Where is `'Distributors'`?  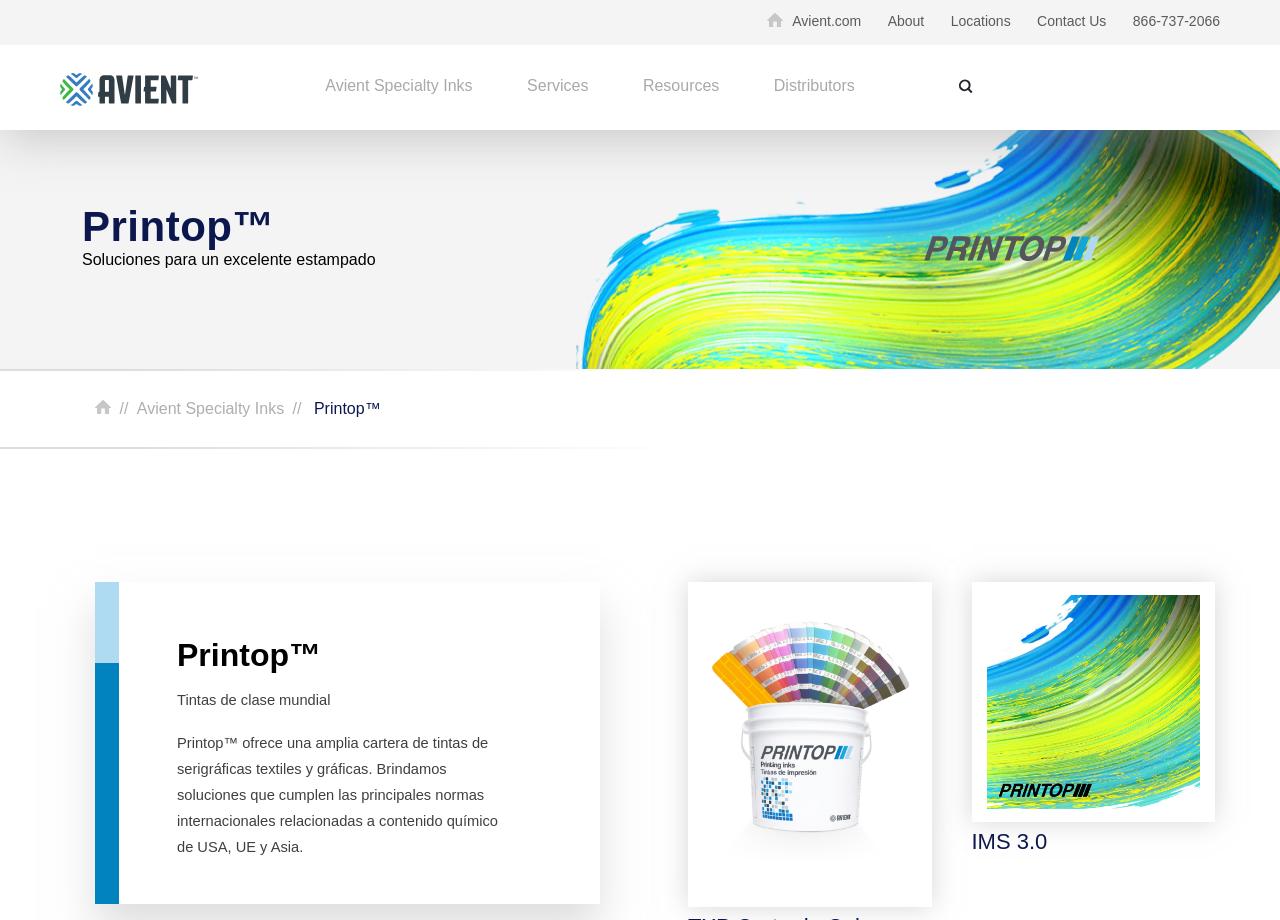
'Distributors' is located at coordinates (813, 85).